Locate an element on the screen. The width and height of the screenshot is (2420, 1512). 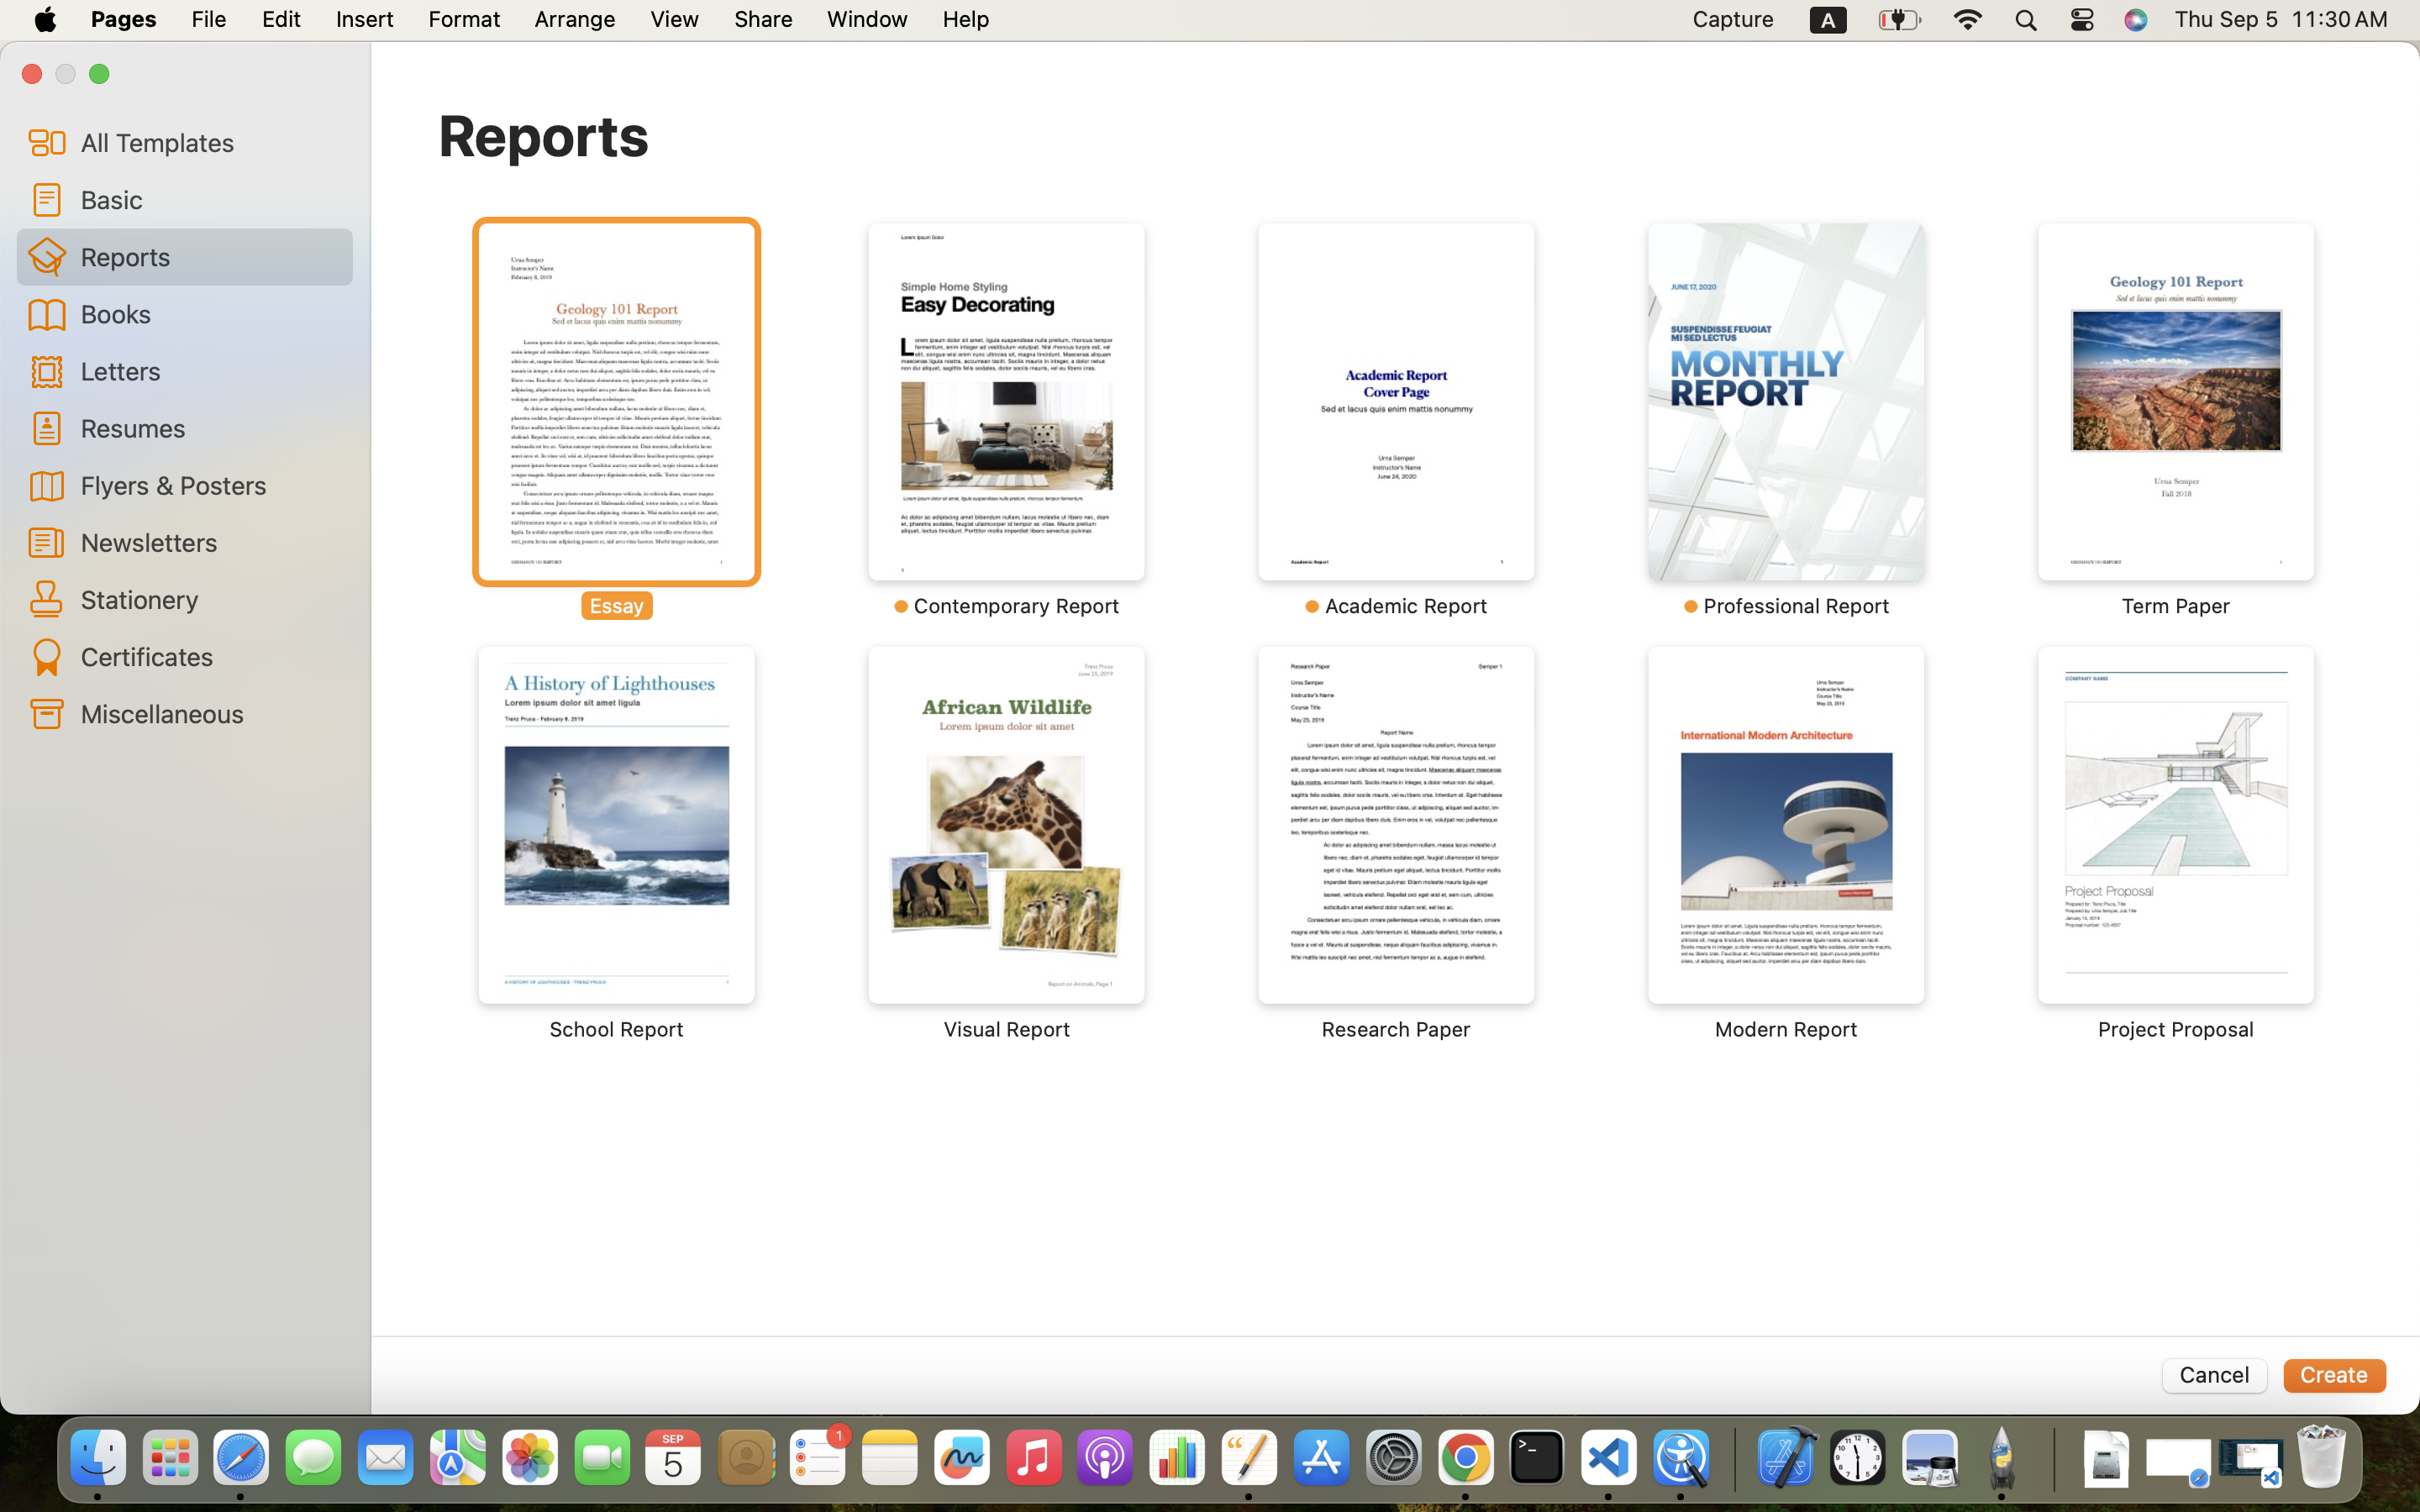
'‎⁨Visual Report⁩' is located at coordinates (1007, 843).